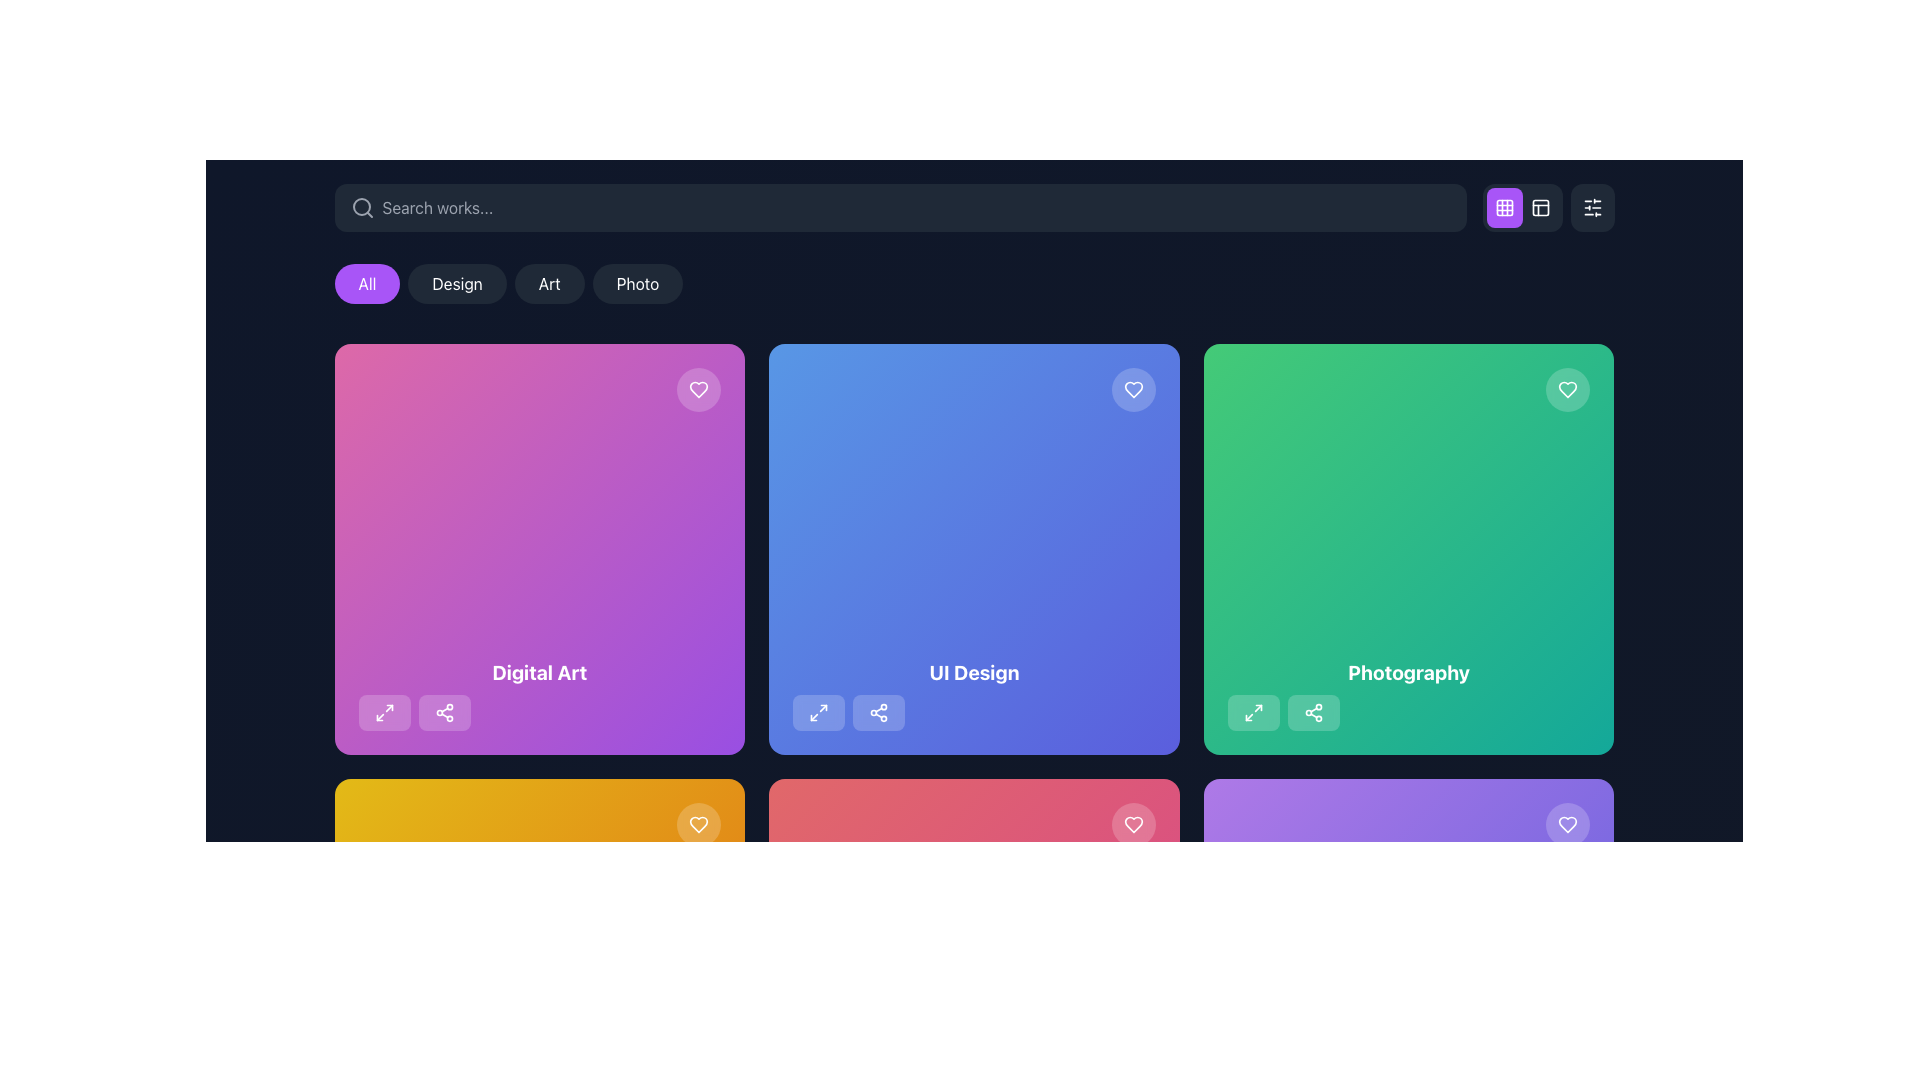 The height and width of the screenshot is (1080, 1920). Describe the element at coordinates (1252, 711) in the screenshot. I see `the first button in the bottom-left corner of the green 'Photography' card` at that location.